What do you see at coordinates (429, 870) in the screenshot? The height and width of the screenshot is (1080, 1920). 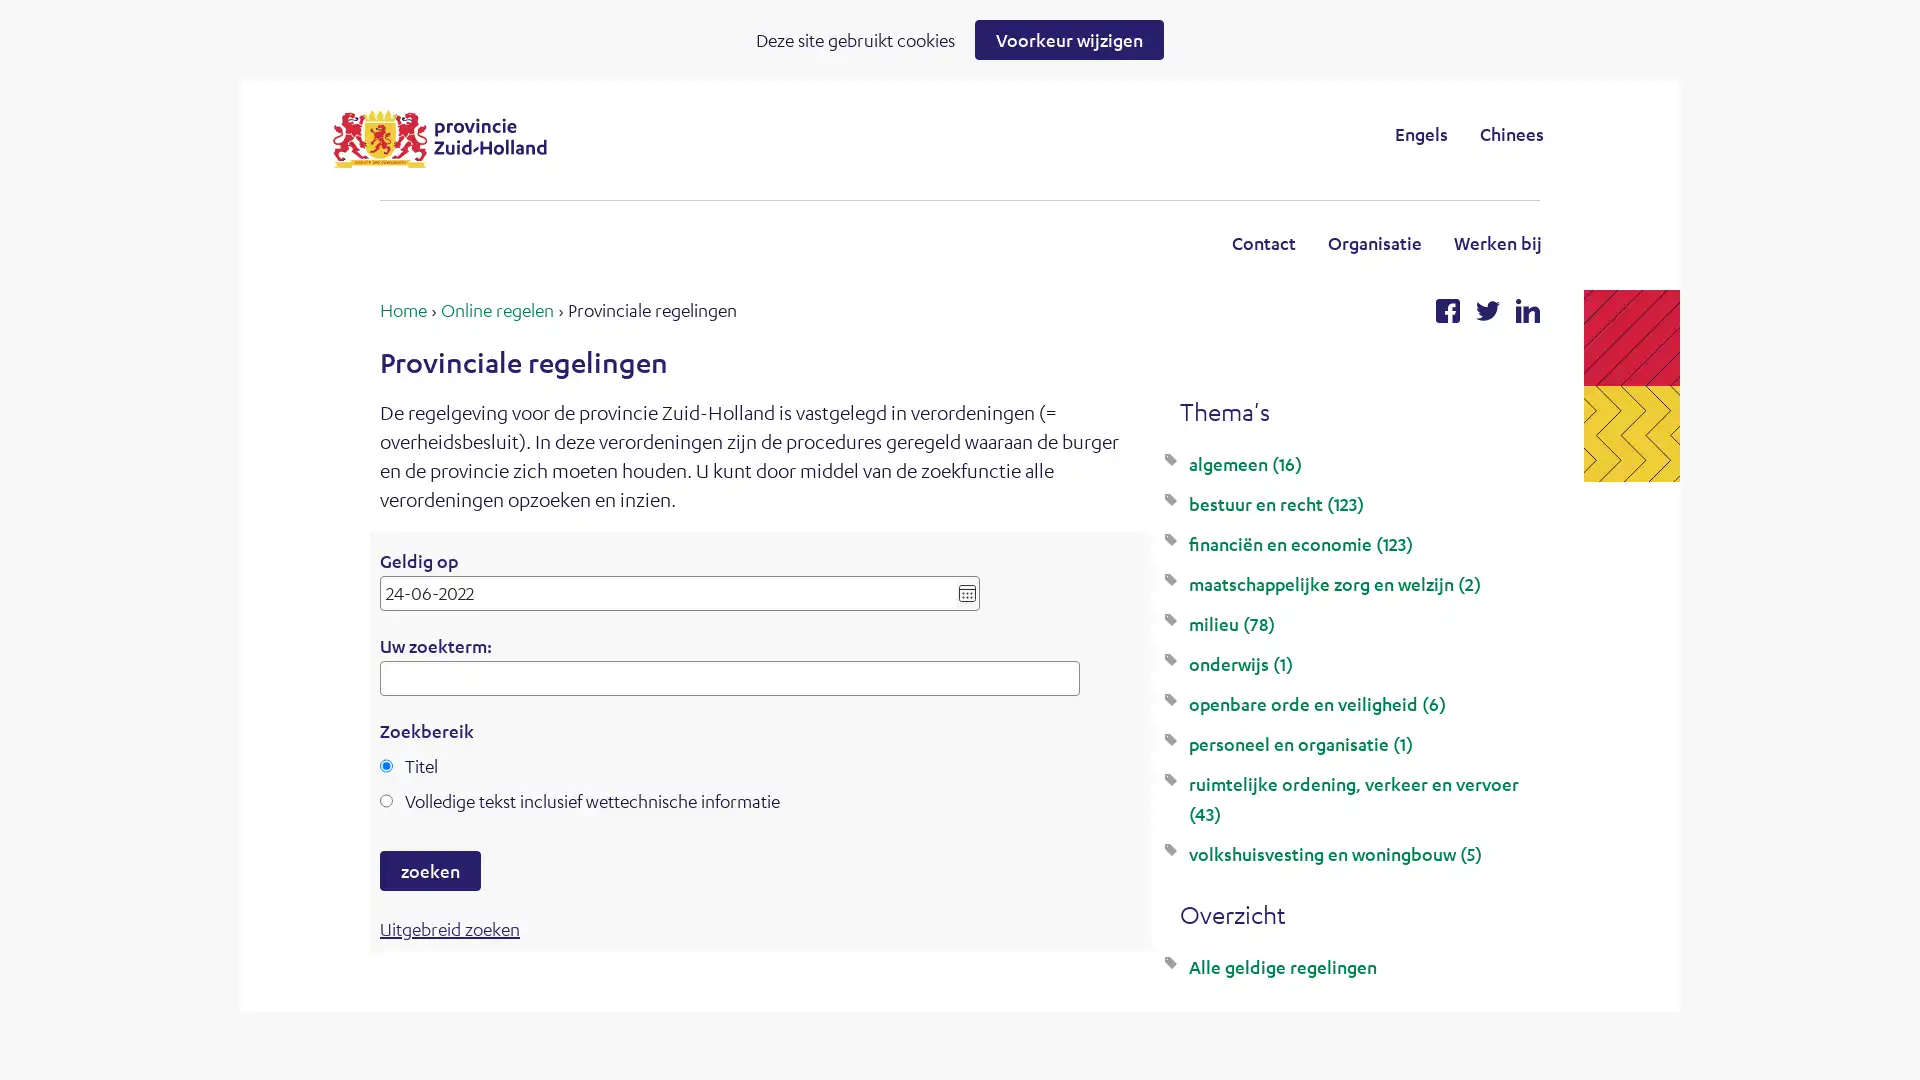 I see `zoeken` at bounding box center [429, 870].